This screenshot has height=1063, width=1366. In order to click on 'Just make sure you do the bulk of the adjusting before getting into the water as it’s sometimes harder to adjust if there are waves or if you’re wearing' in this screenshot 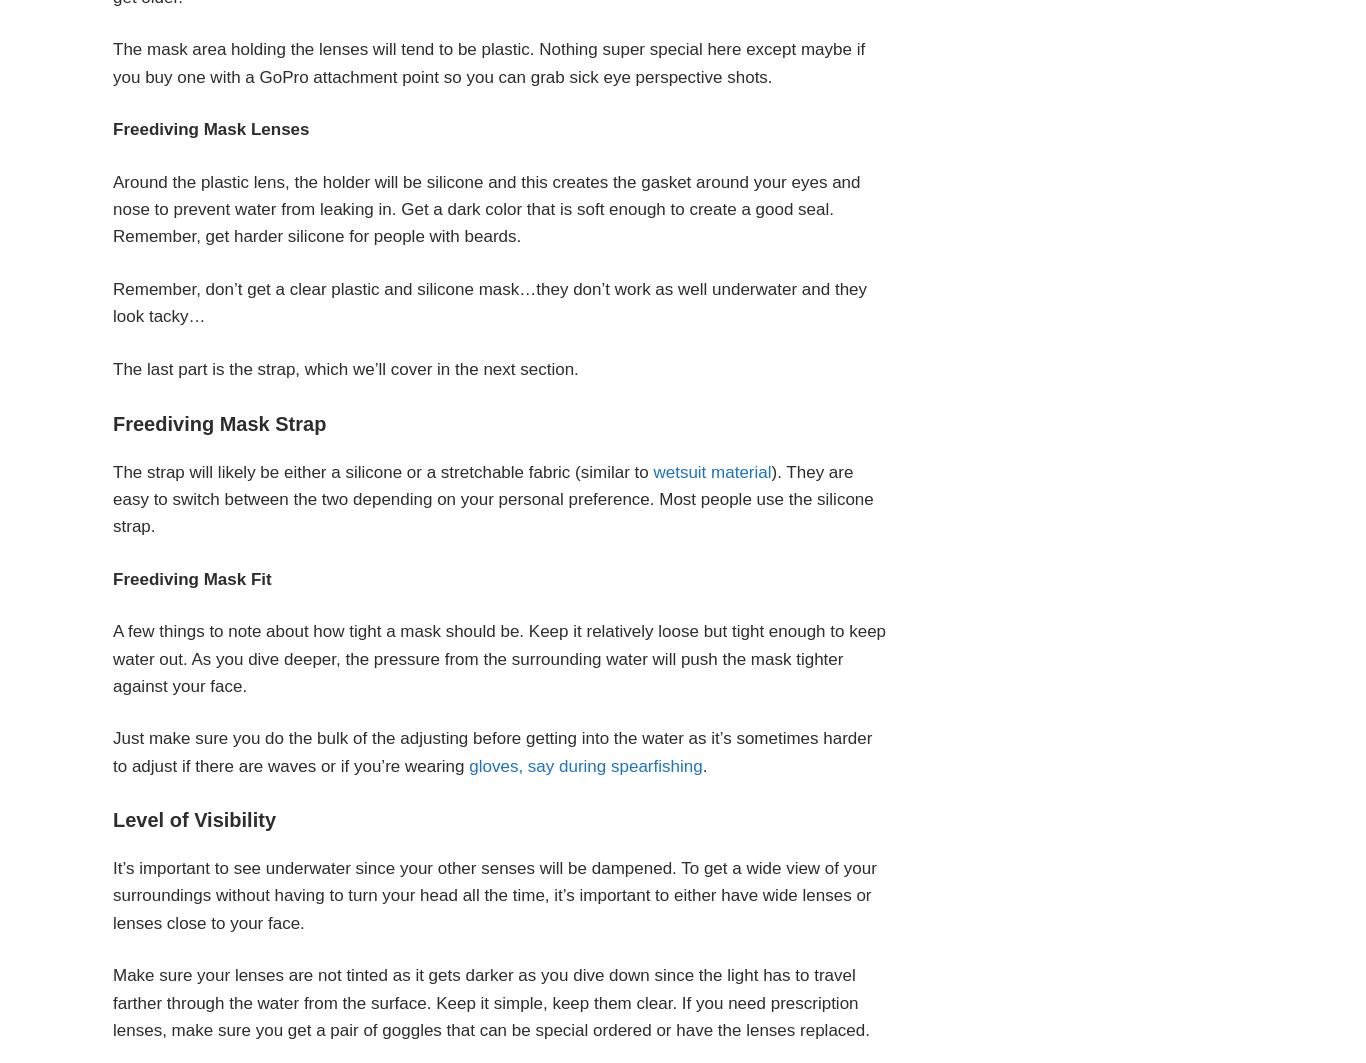, I will do `click(112, 750)`.